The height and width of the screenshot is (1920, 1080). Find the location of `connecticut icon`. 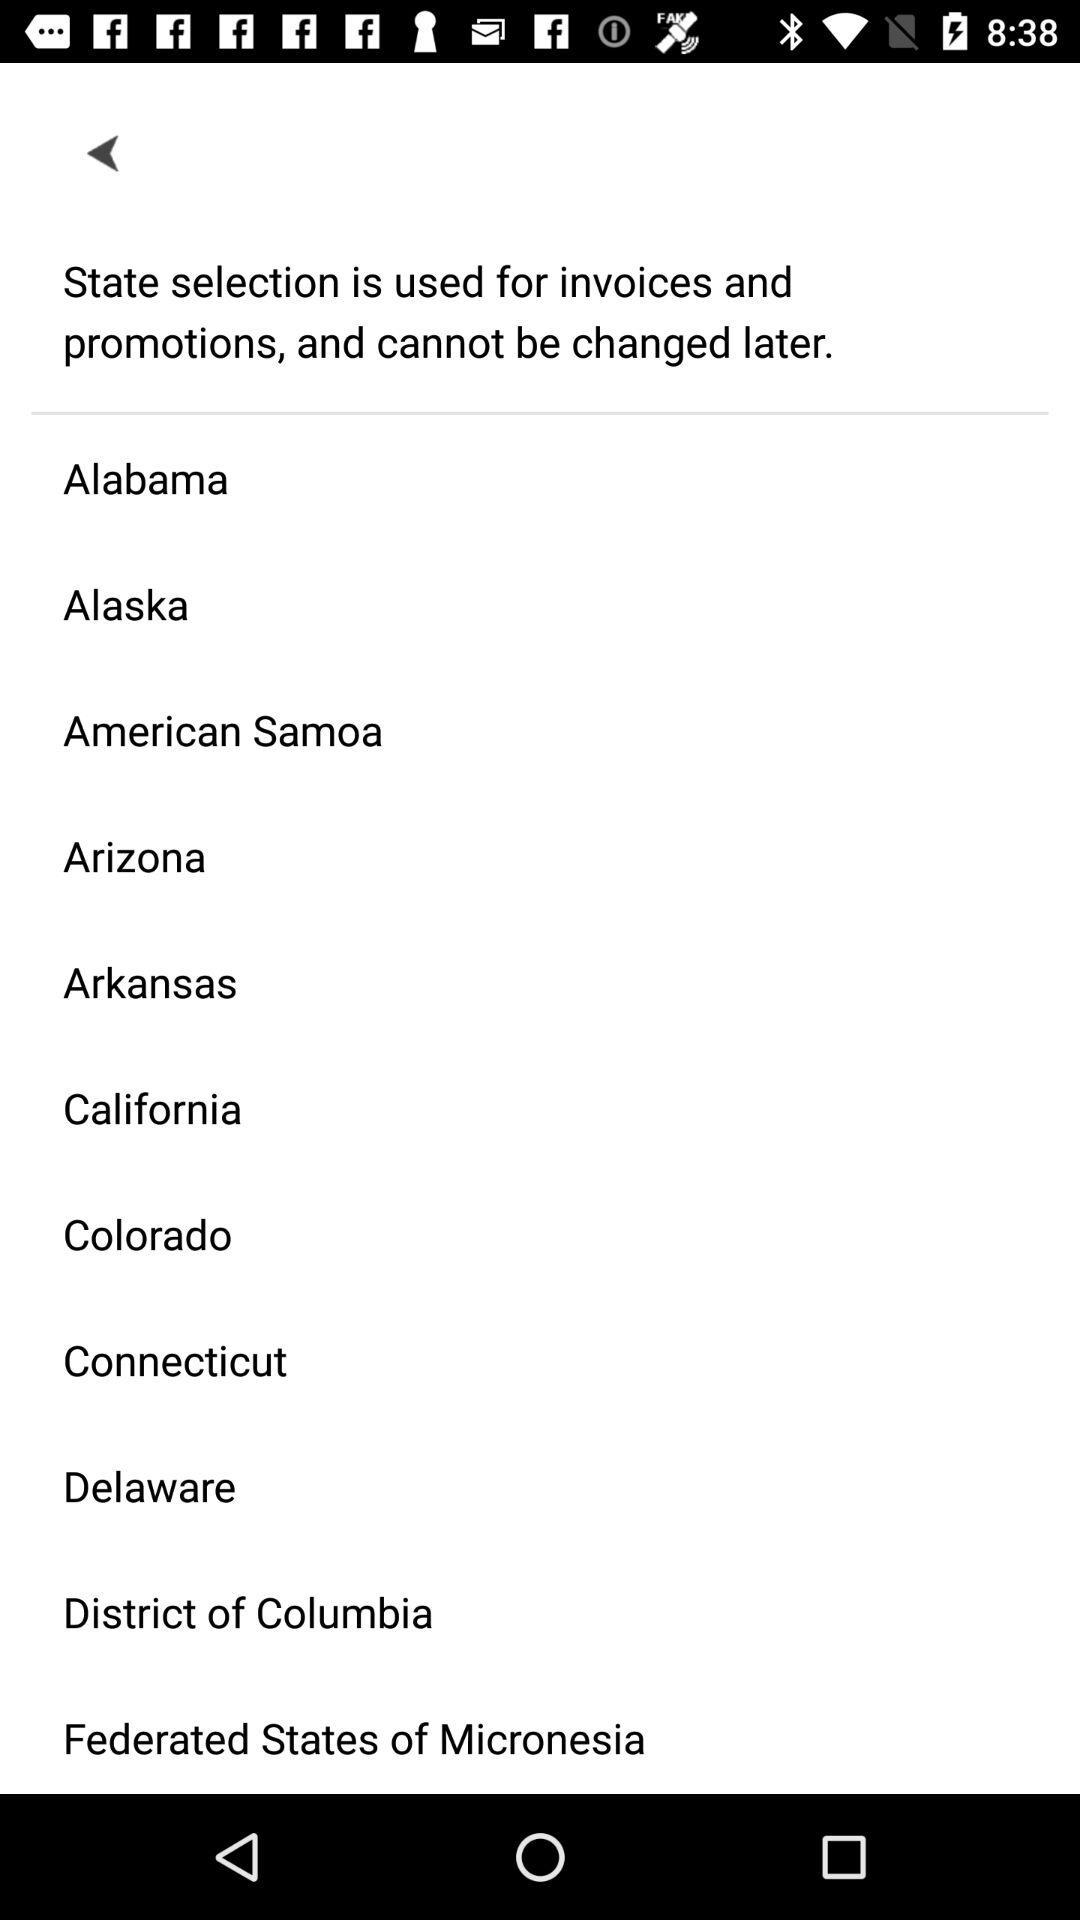

connecticut icon is located at coordinates (523, 1359).